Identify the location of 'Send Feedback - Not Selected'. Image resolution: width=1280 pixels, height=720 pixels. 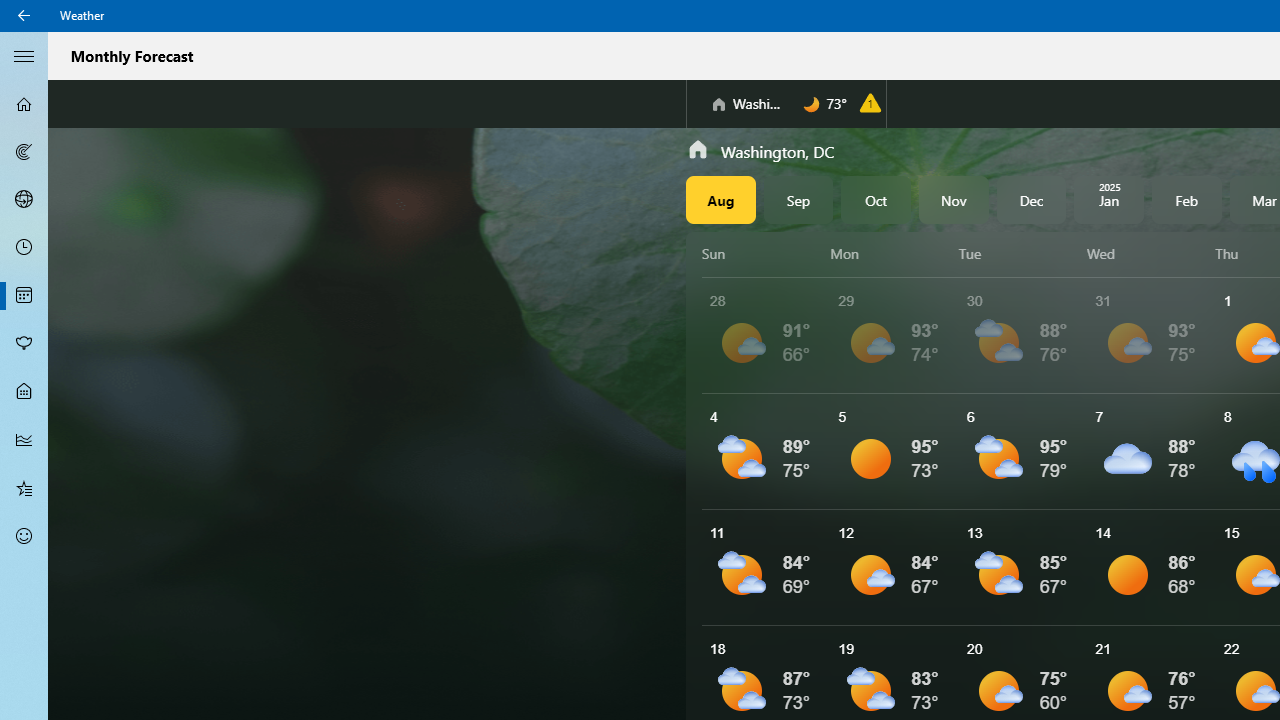
(24, 535).